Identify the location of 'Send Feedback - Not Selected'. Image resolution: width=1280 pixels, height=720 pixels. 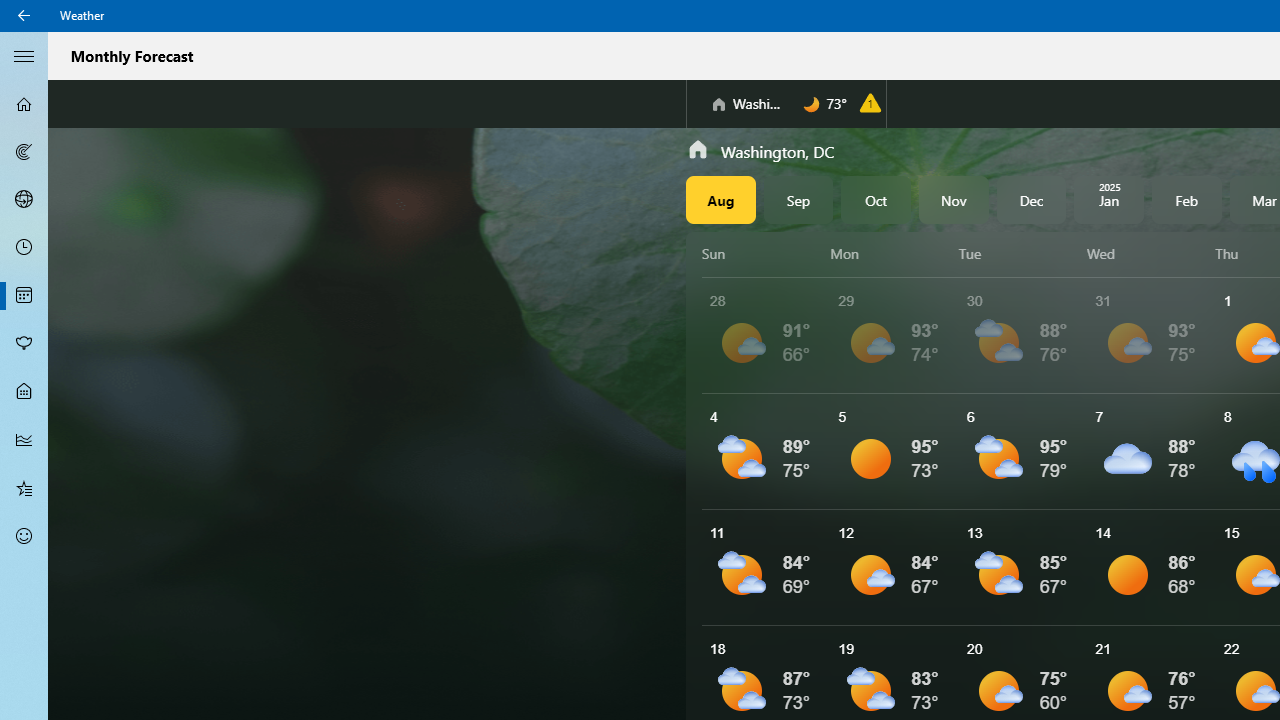
(24, 535).